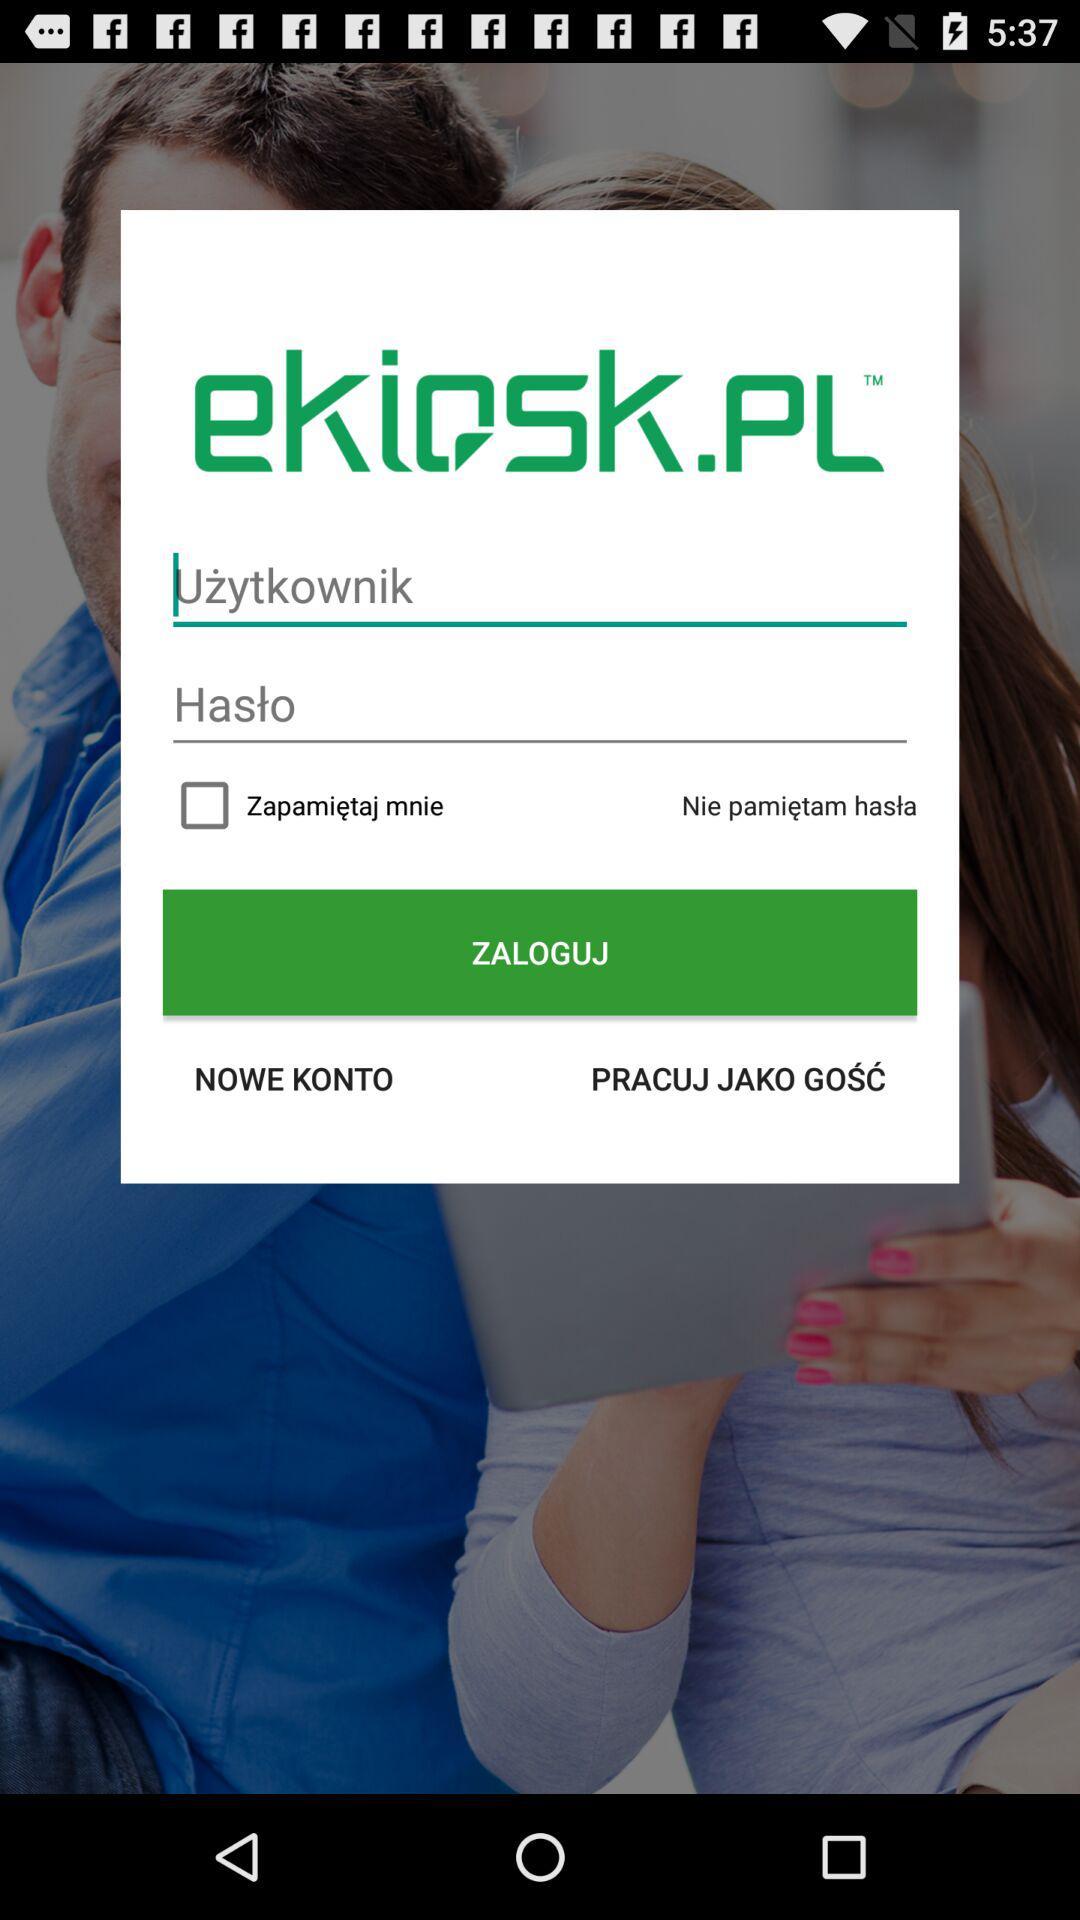 The height and width of the screenshot is (1920, 1080). I want to click on button above the zaloguj, so click(540, 805).